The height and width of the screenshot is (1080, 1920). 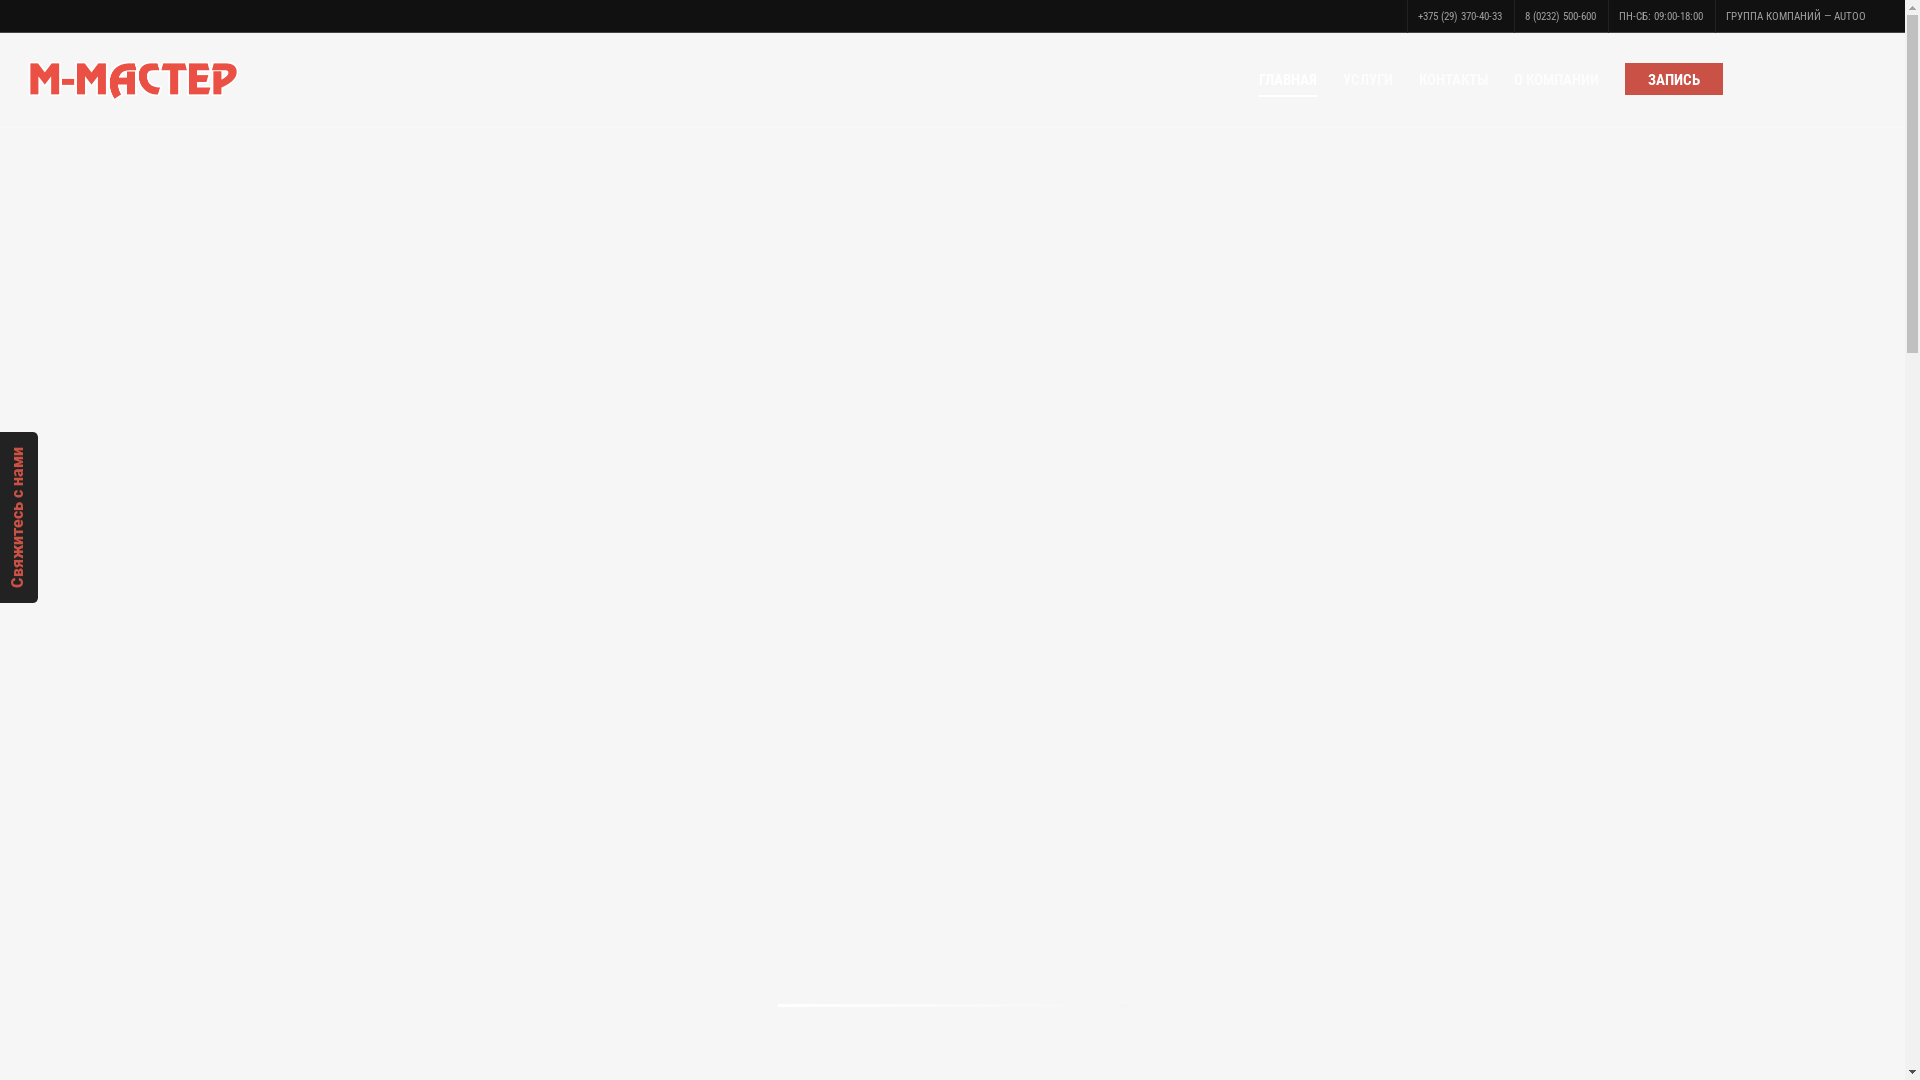 I want to click on '8 (0232) 500-600', so click(x=1513, y=16).